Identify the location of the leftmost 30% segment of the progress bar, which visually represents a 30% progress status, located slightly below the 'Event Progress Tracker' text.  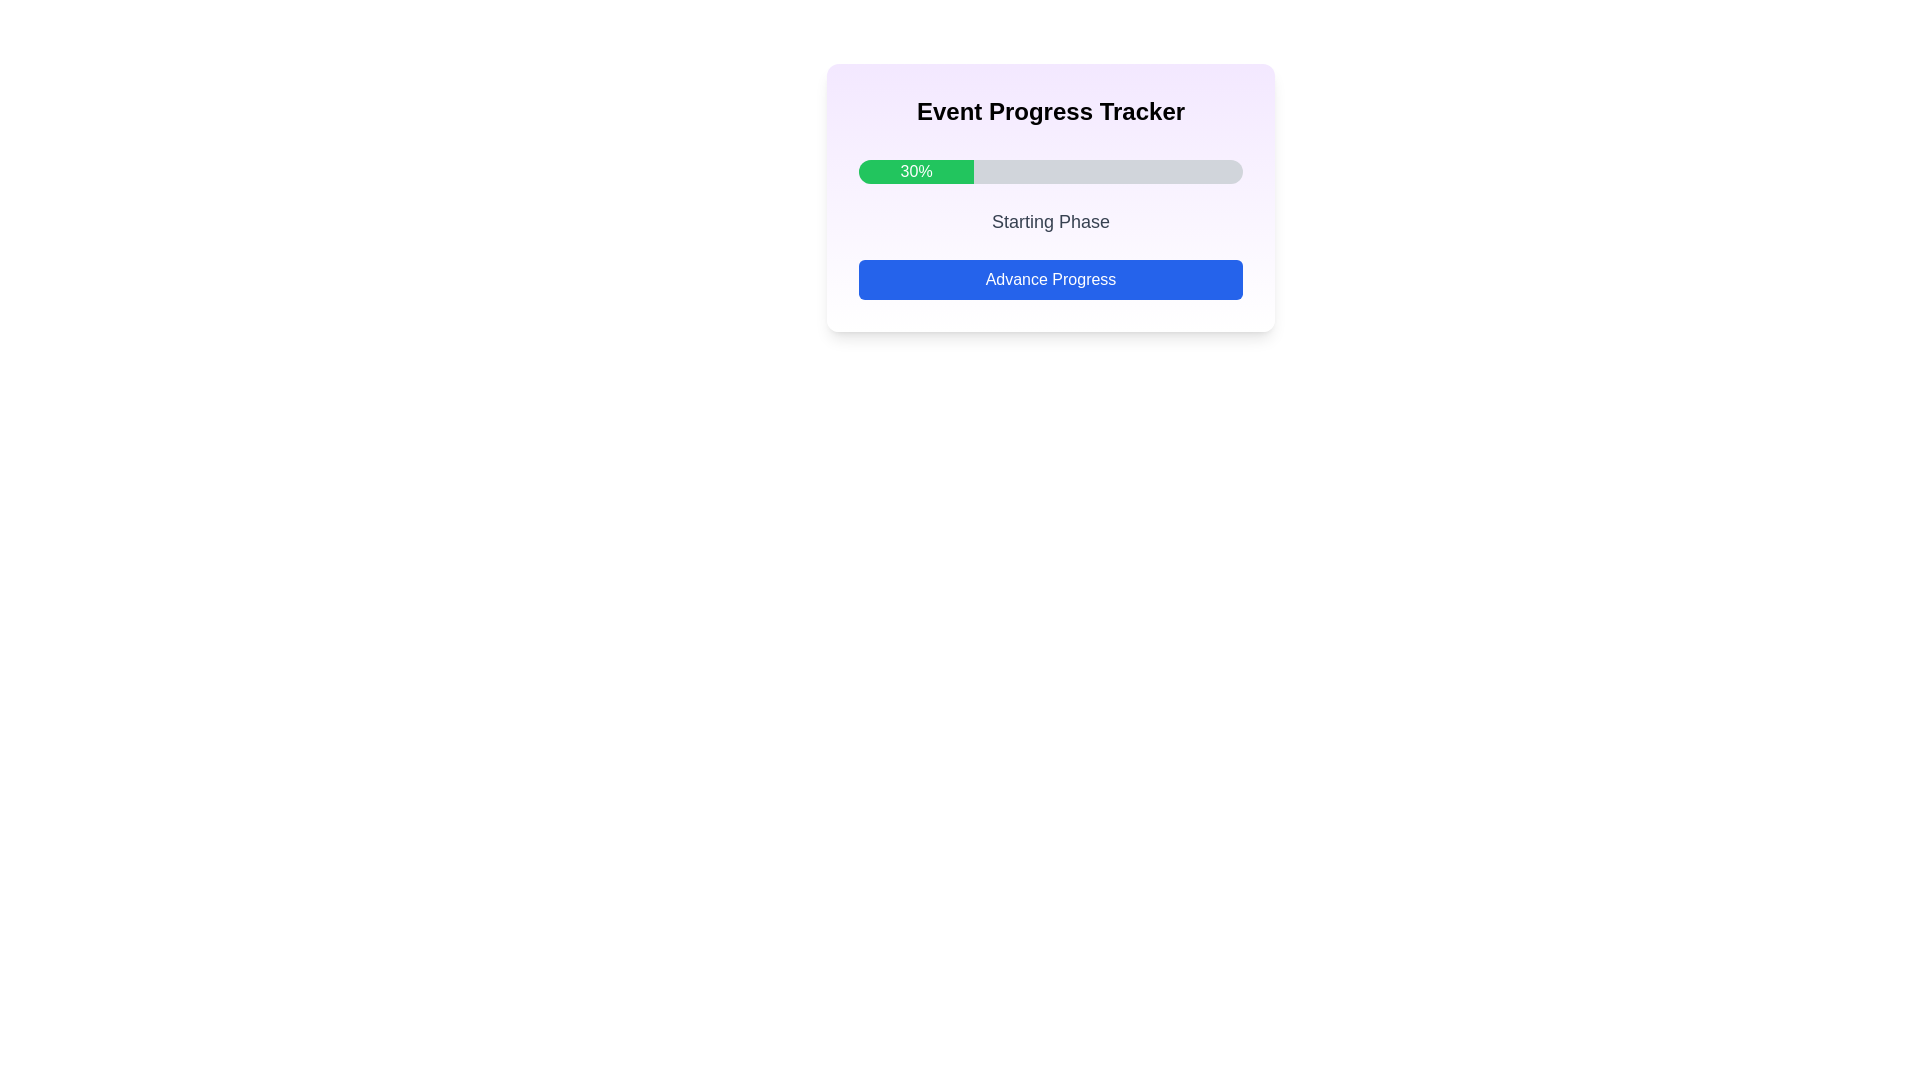
(915, 171).